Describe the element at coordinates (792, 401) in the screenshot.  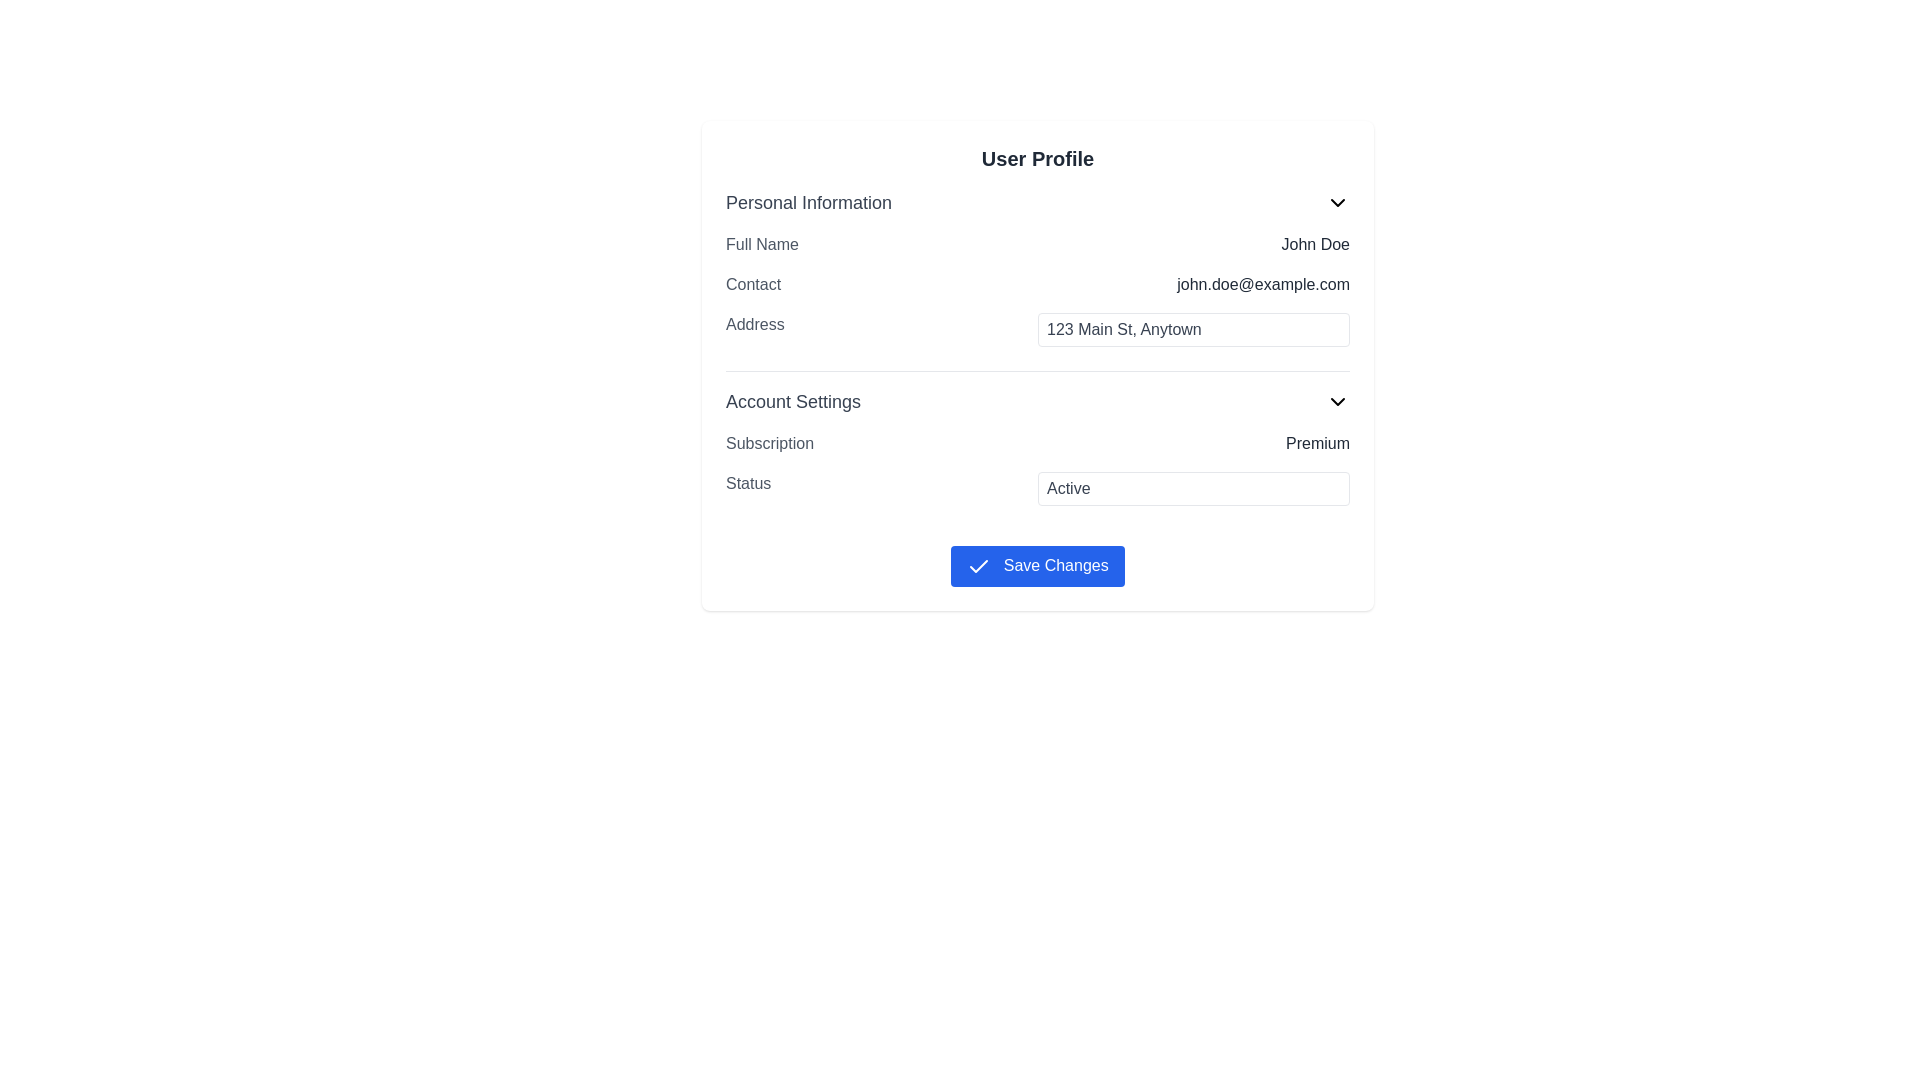
I see `the 'Account Settings' label that signifies the start of the Account Settings section in the user profile interface` at that location.